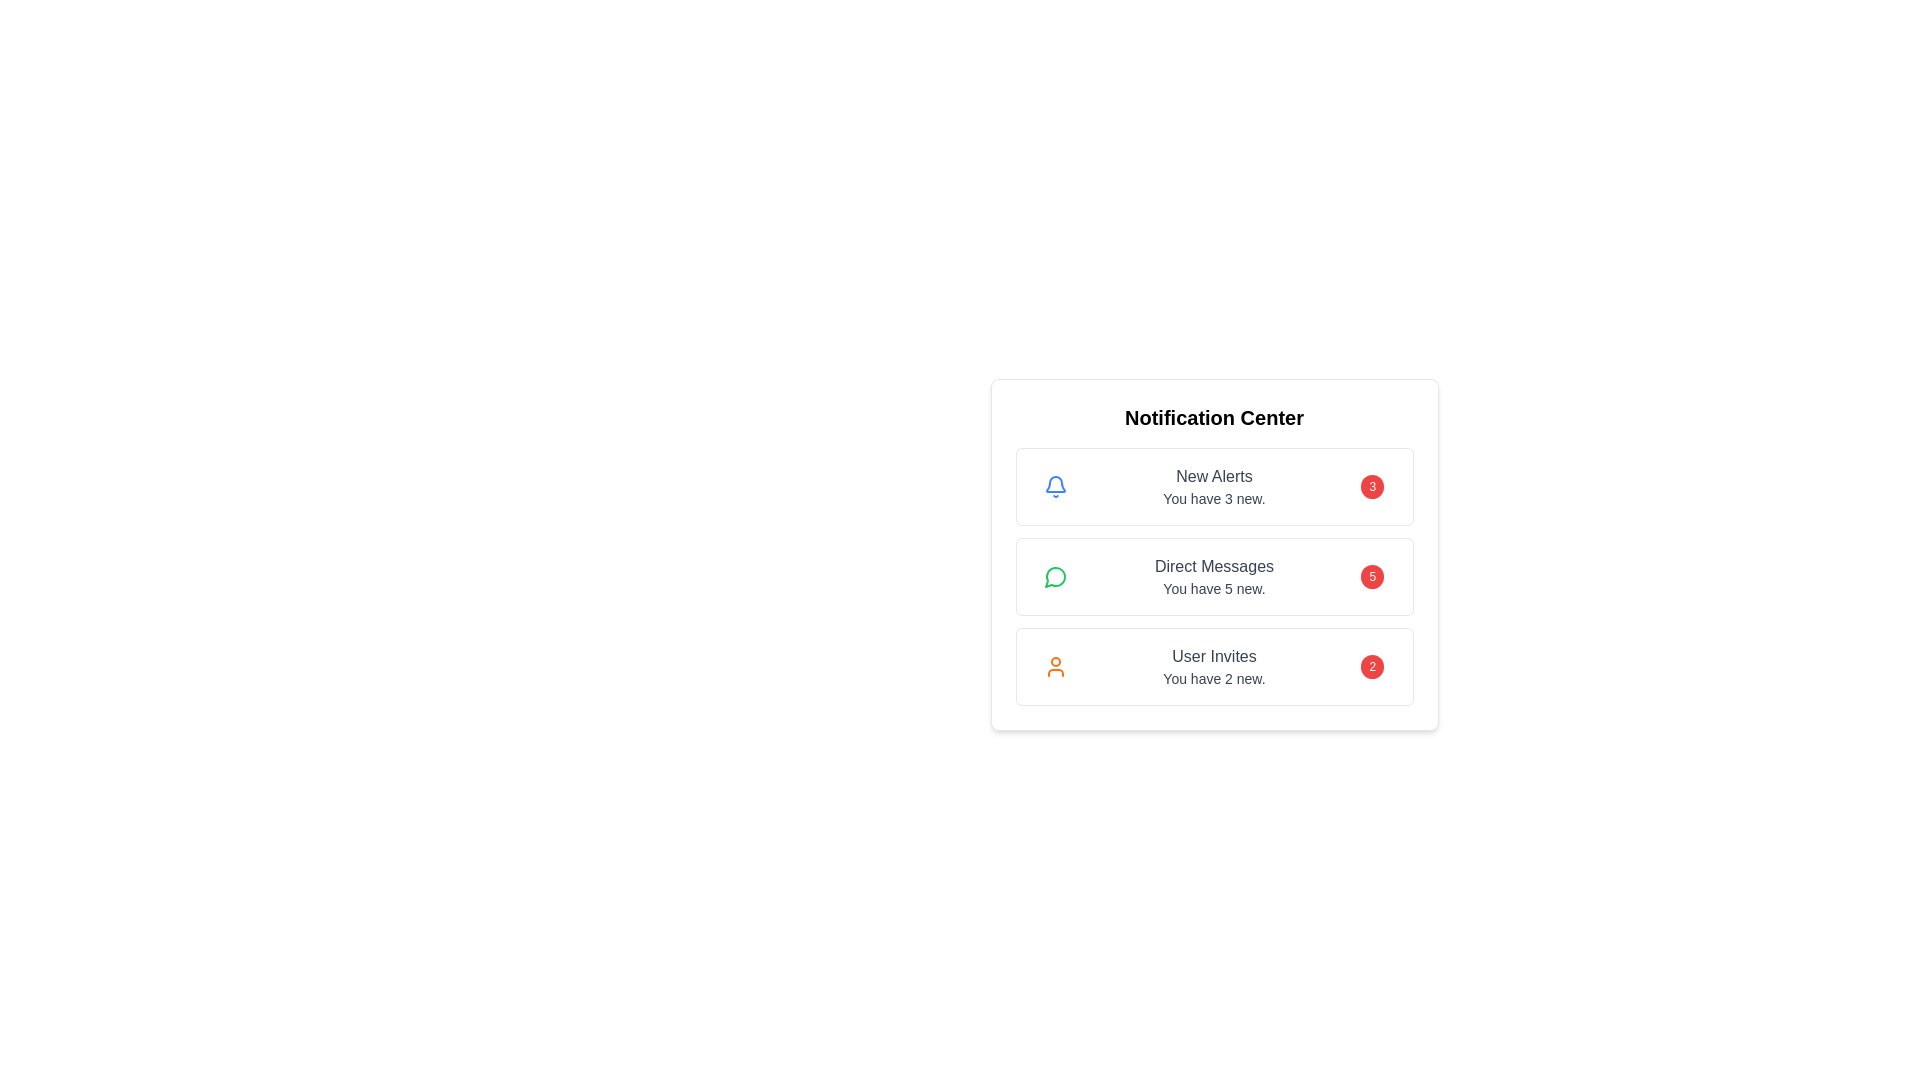 This screenshot has height=1080, width=1920. What do you see at coordinates (1213, 577) in the screenshot?
I see `the second notification box that informs the user about new direct messages, located between 'New Alerts' and 'User Invites'` at bounding box center [1213, 577].